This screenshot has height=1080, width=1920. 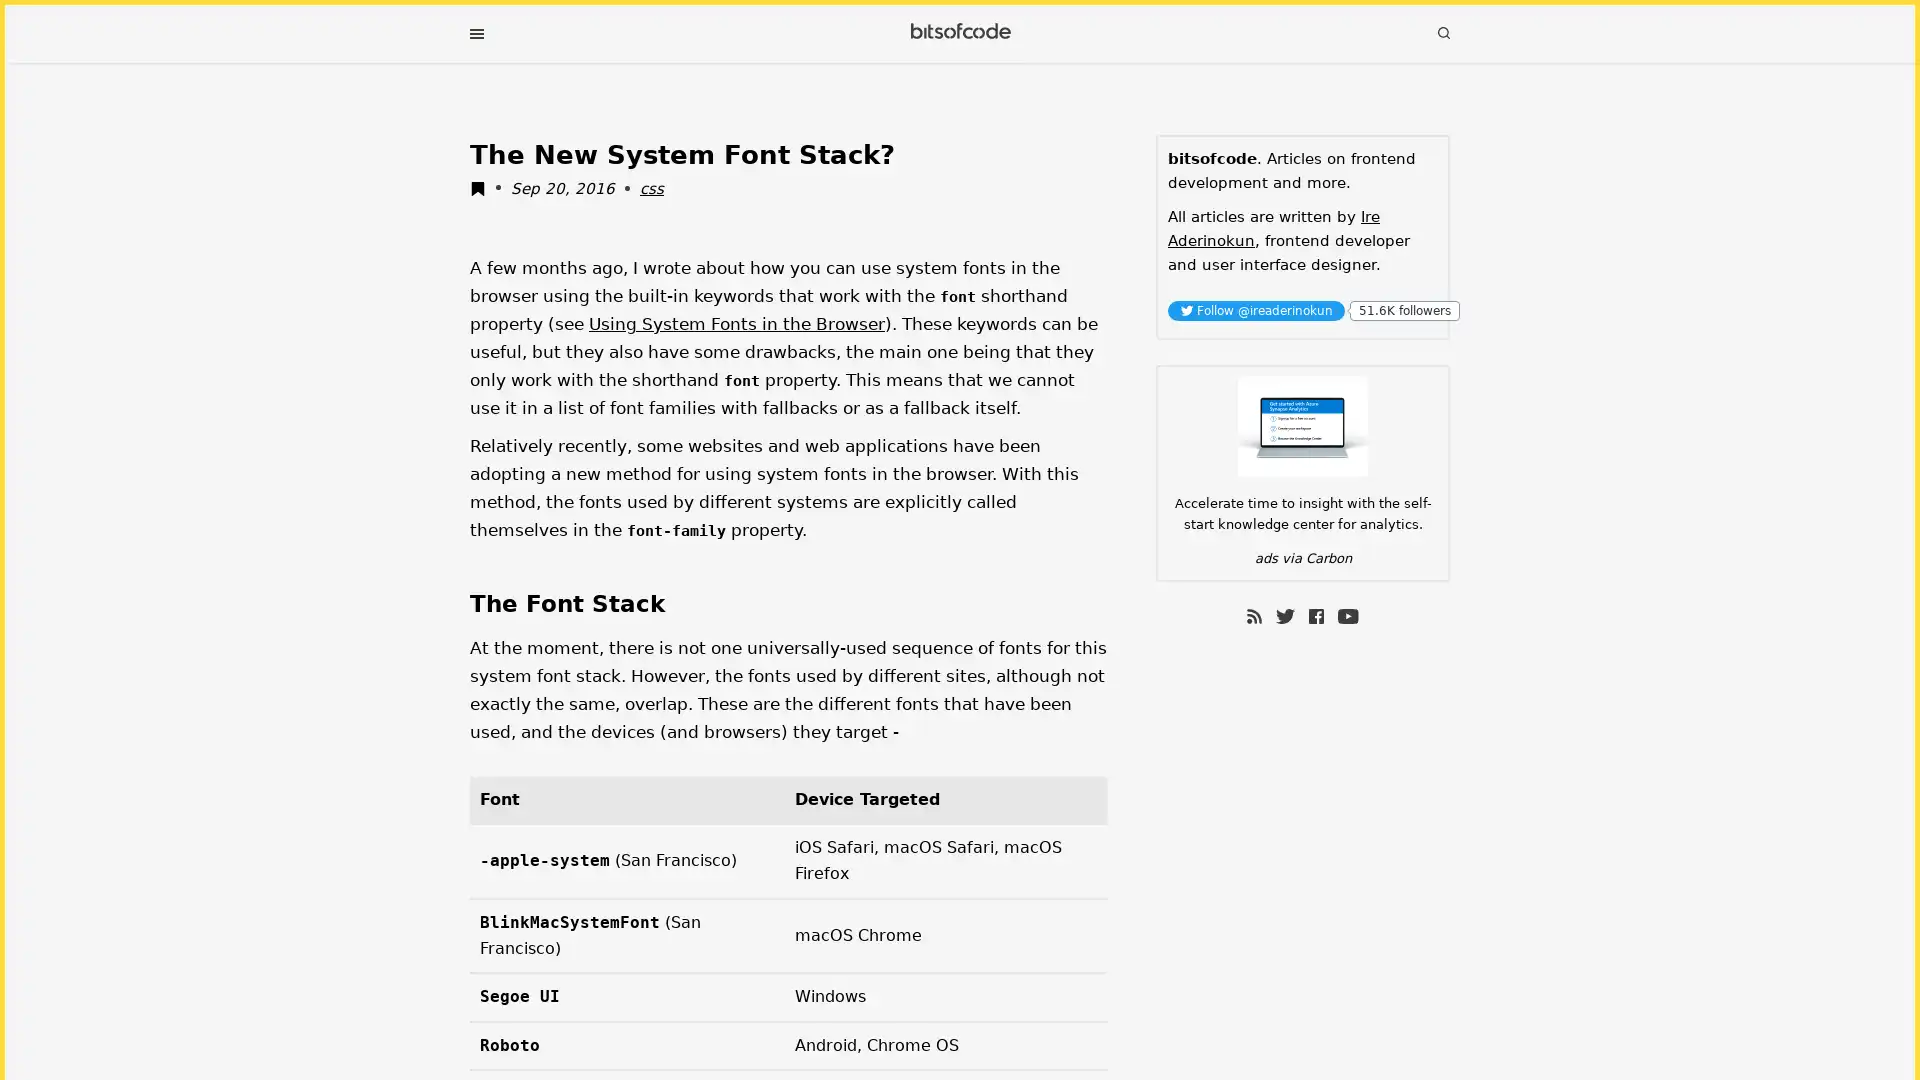 I want to click on Save Article for Offline, so click(x=483, y=191).